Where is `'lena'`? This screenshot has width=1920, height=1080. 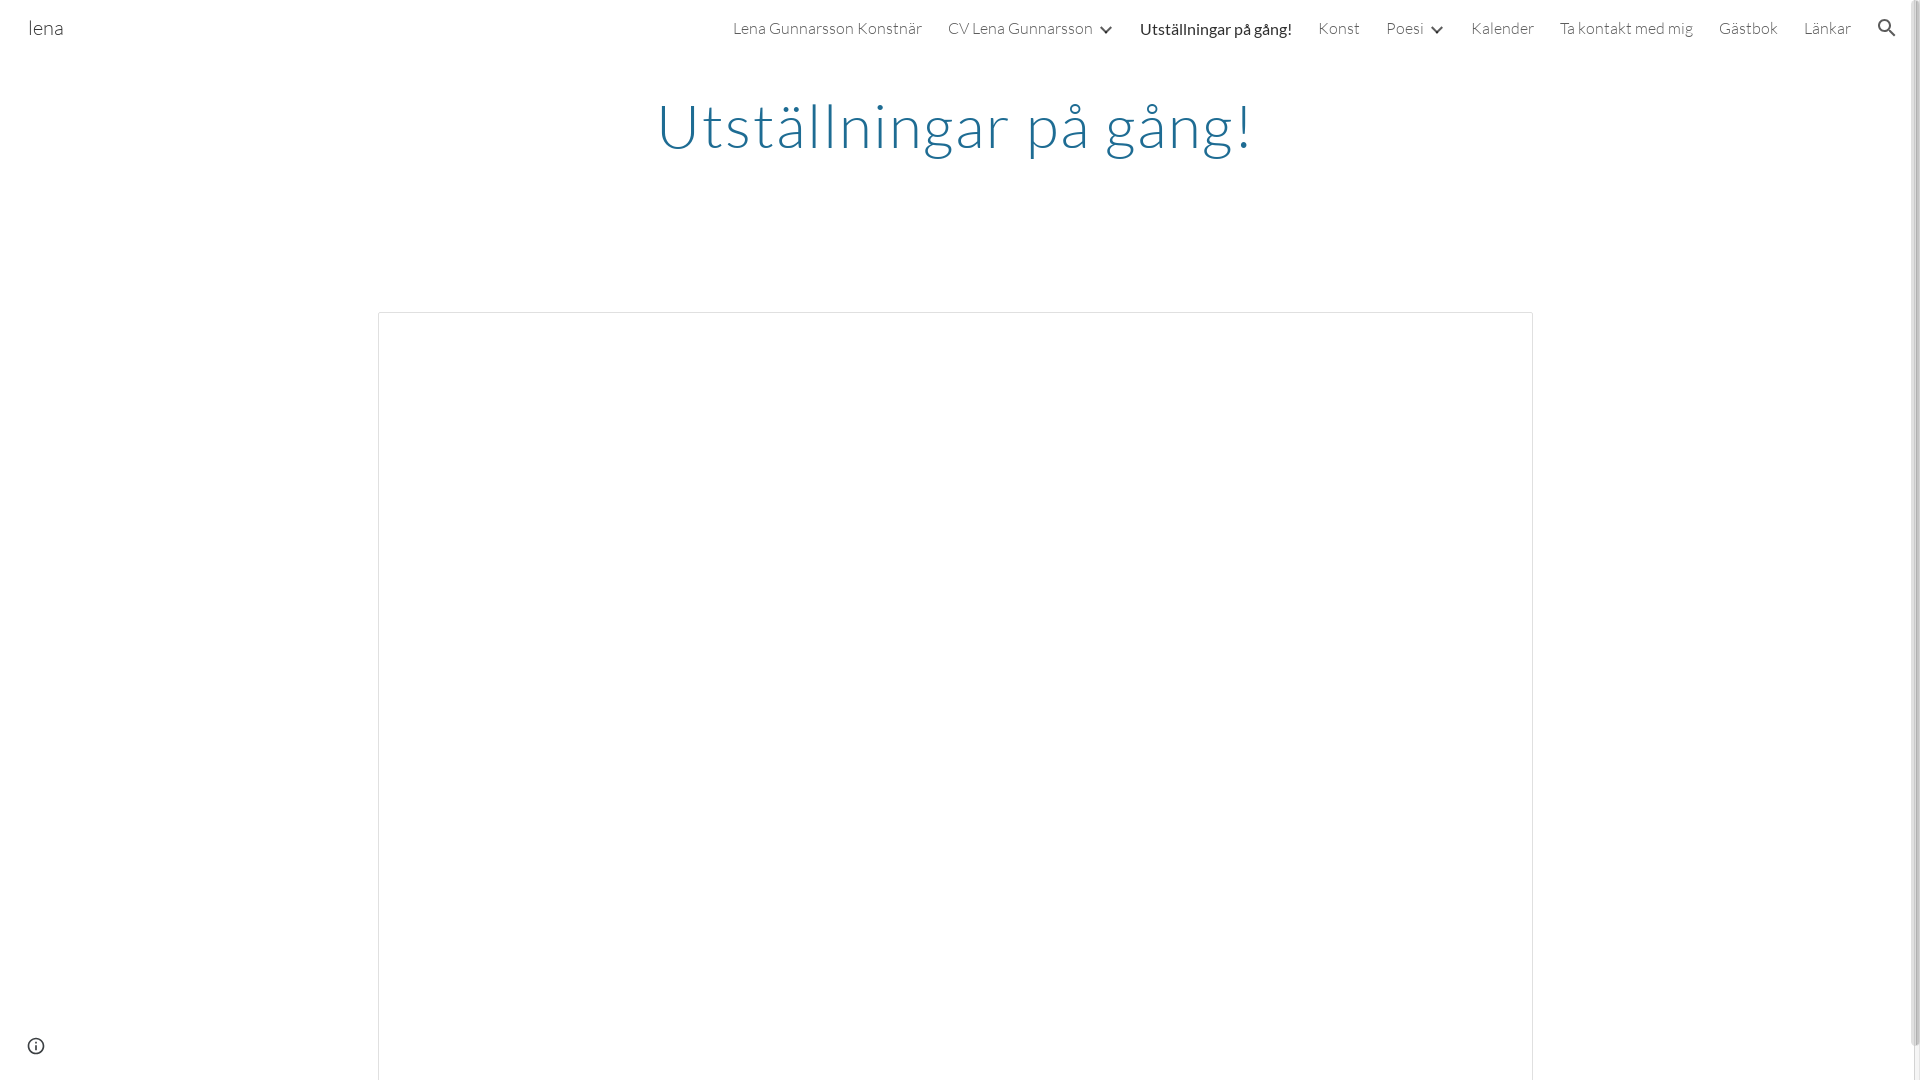
'lena' is located at coordinates (46, 25).